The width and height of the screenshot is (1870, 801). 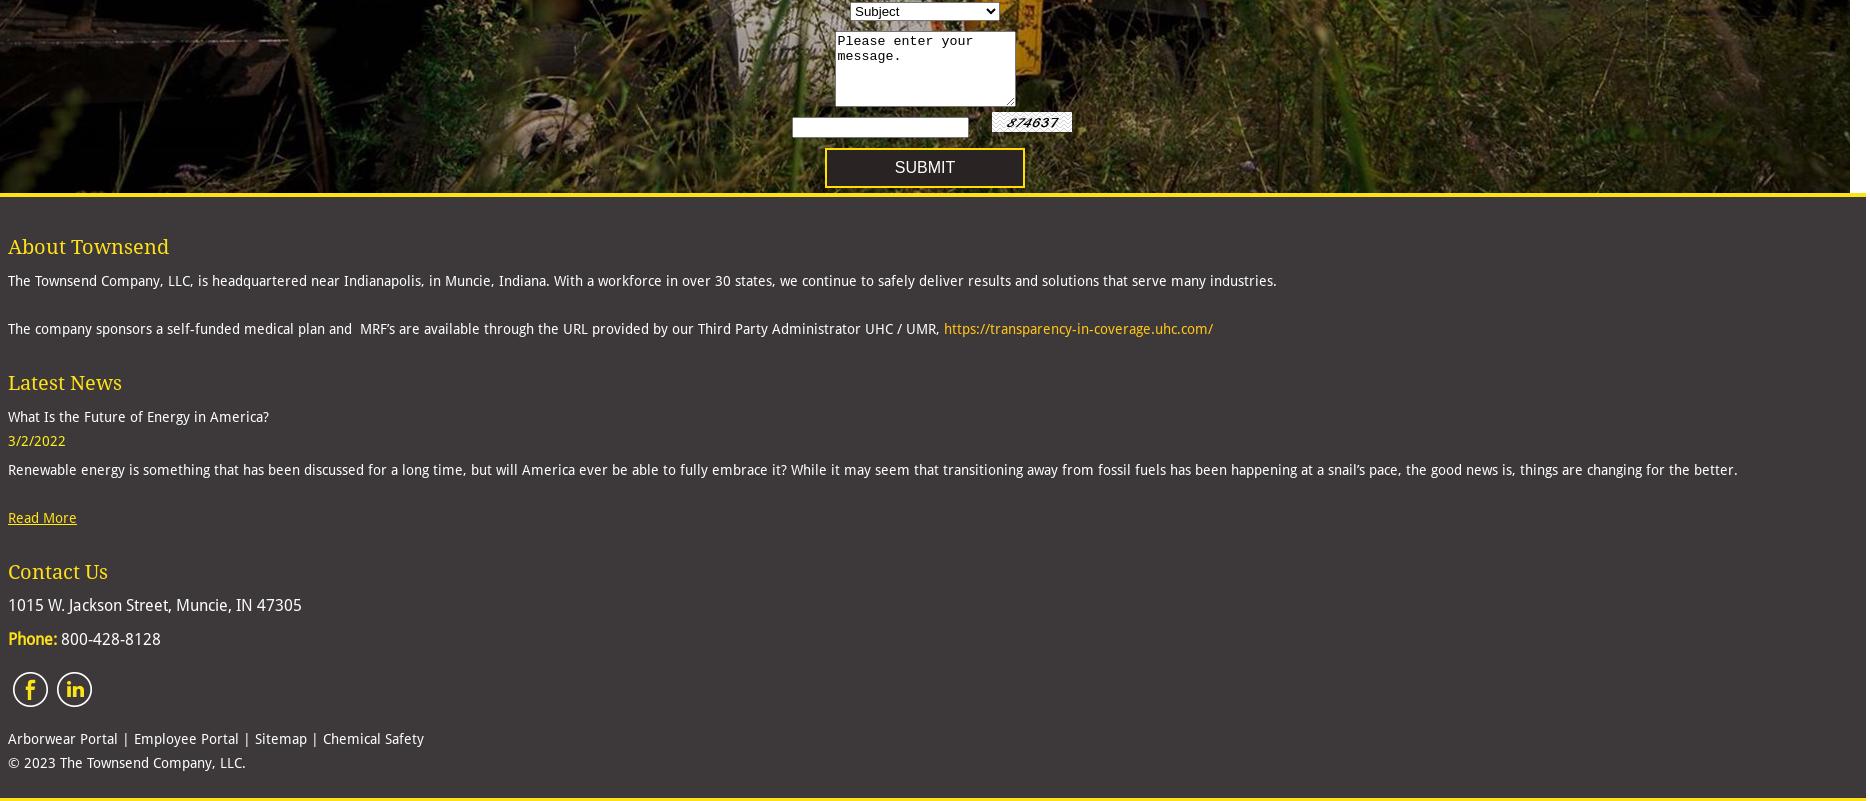 I want to click on ',', so click(x=940, y=328).